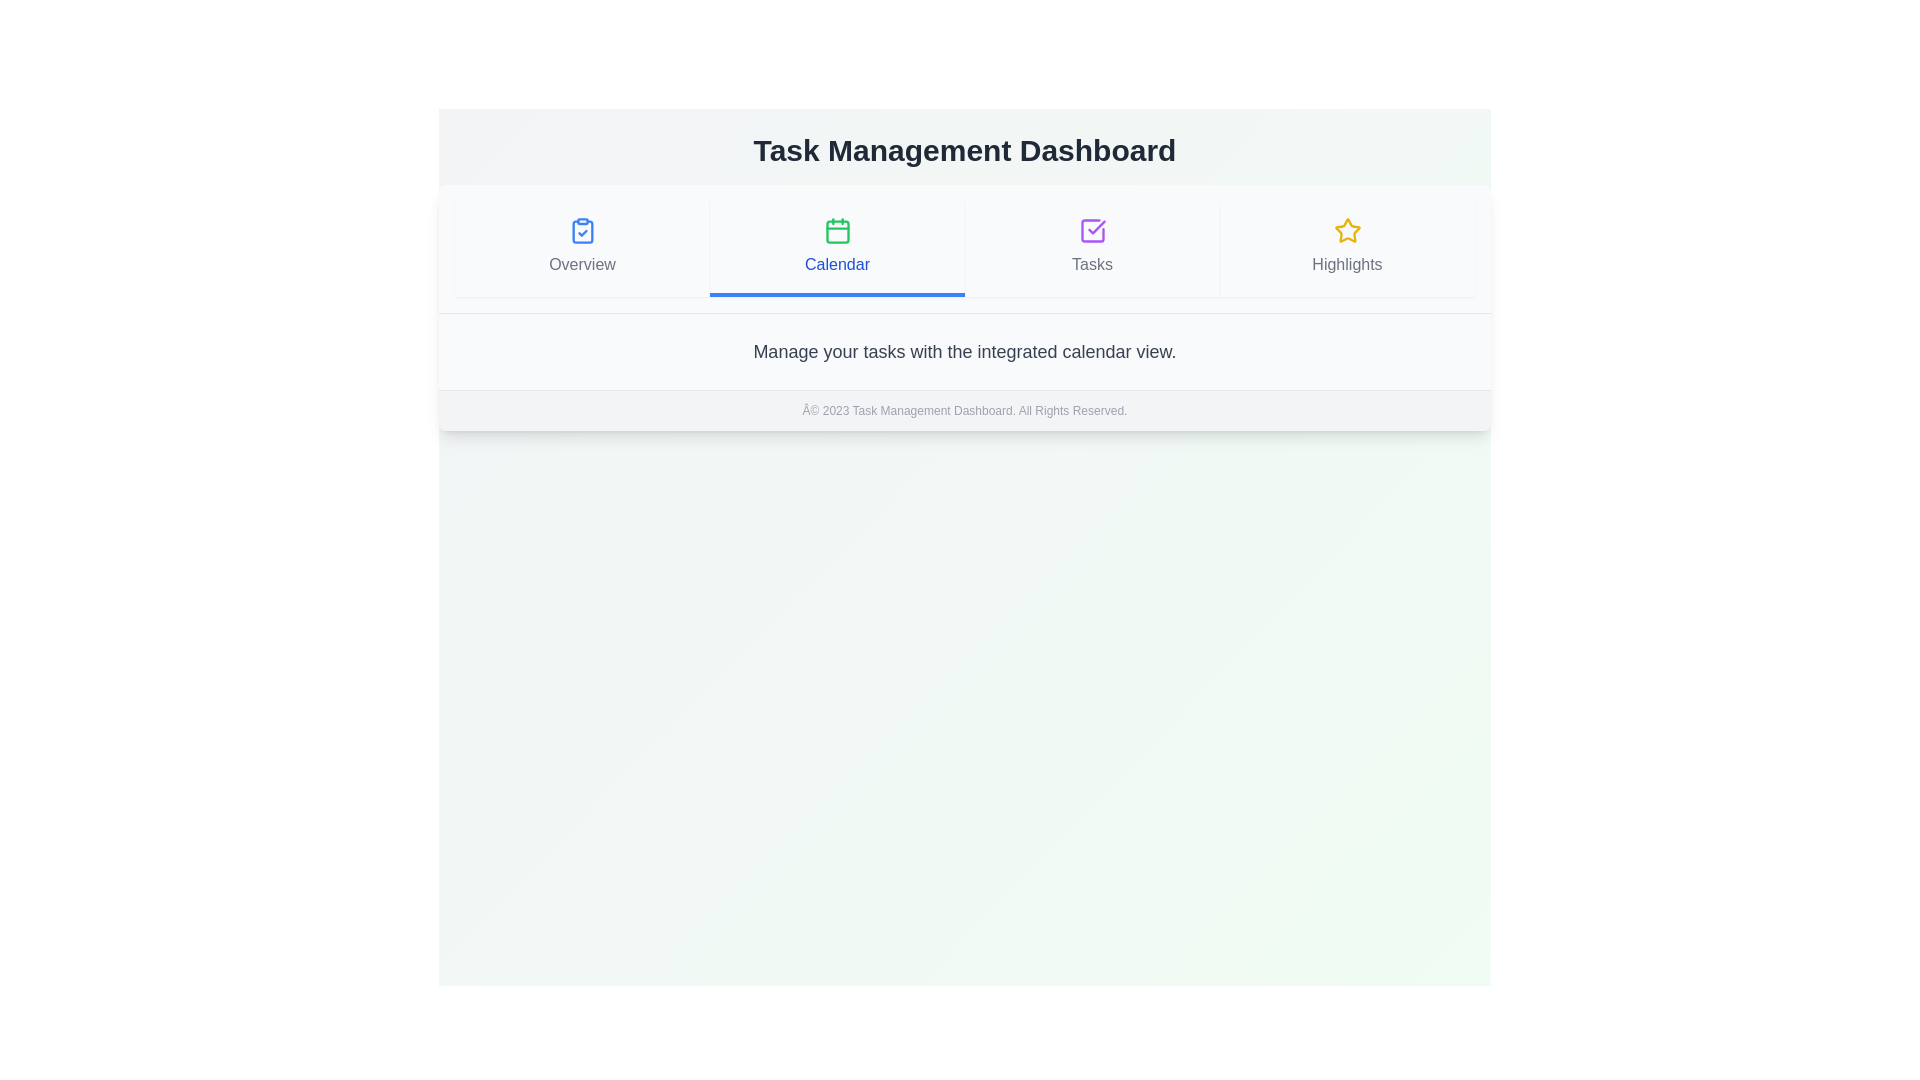 The image size is (1920, 1080). What do you see at coordinates (837, 248) in the screenshot?
I see `the 'Calendar' button, which features a green calendar icon and blue text with an underline` at bounding box center [837, 248].